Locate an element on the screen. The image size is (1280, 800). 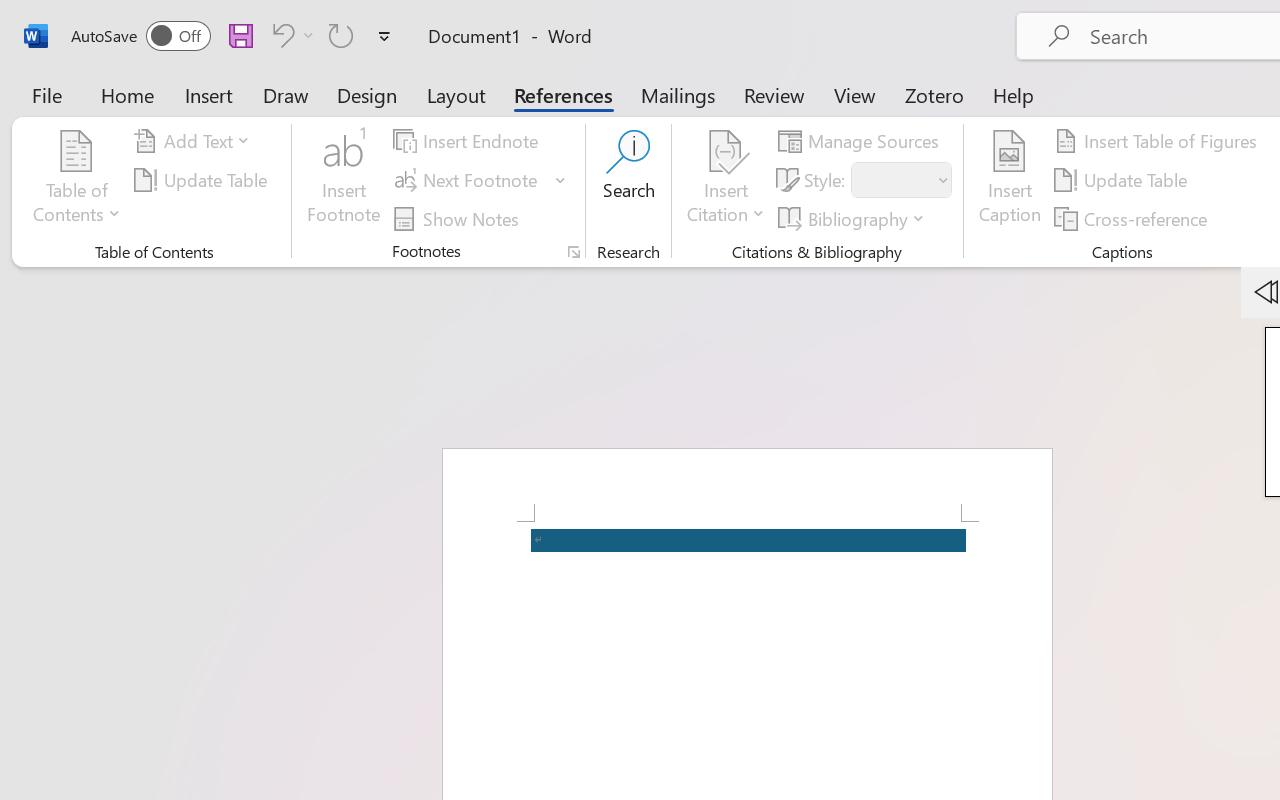
'Add Text' is located at coordinates (195, 141).